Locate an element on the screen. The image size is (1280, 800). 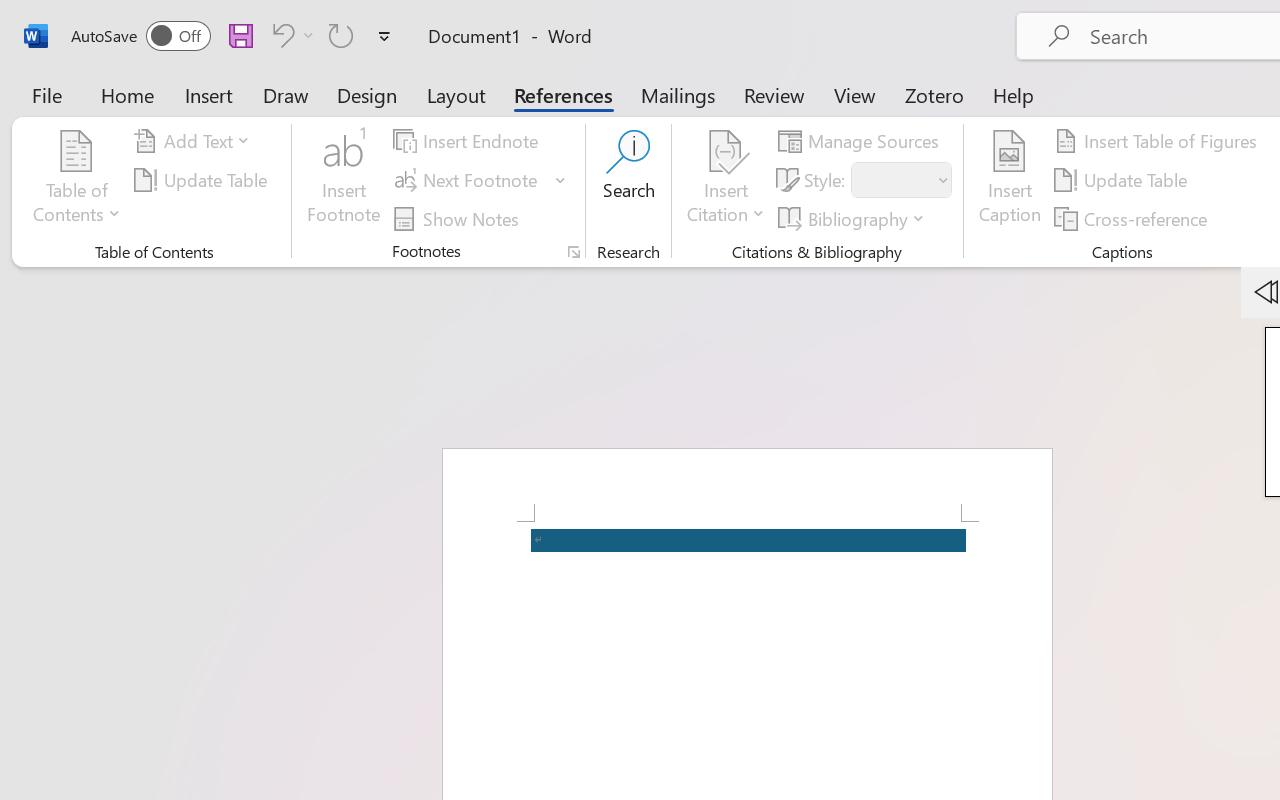
'Add Text' is located at coordinates (195, 141).